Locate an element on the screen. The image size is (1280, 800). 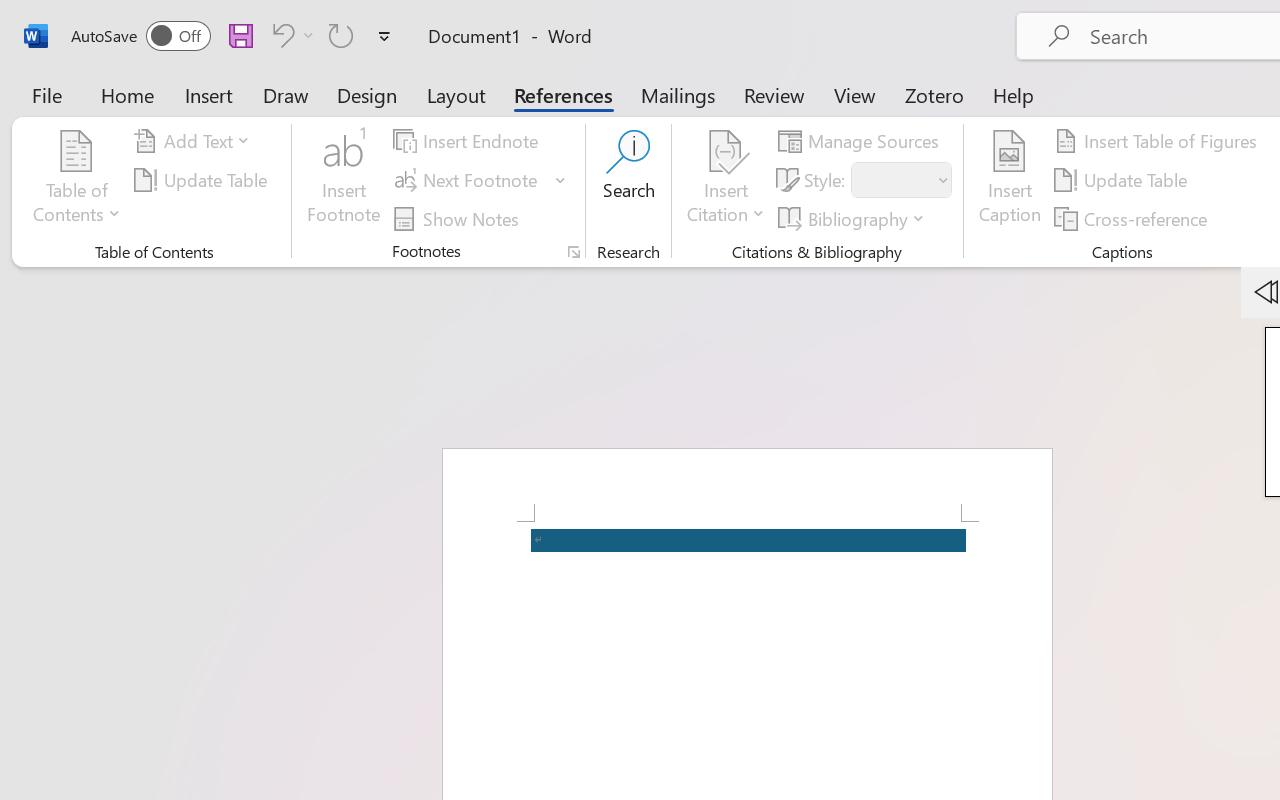
'Add Text' is located at coordinates (195, 141).